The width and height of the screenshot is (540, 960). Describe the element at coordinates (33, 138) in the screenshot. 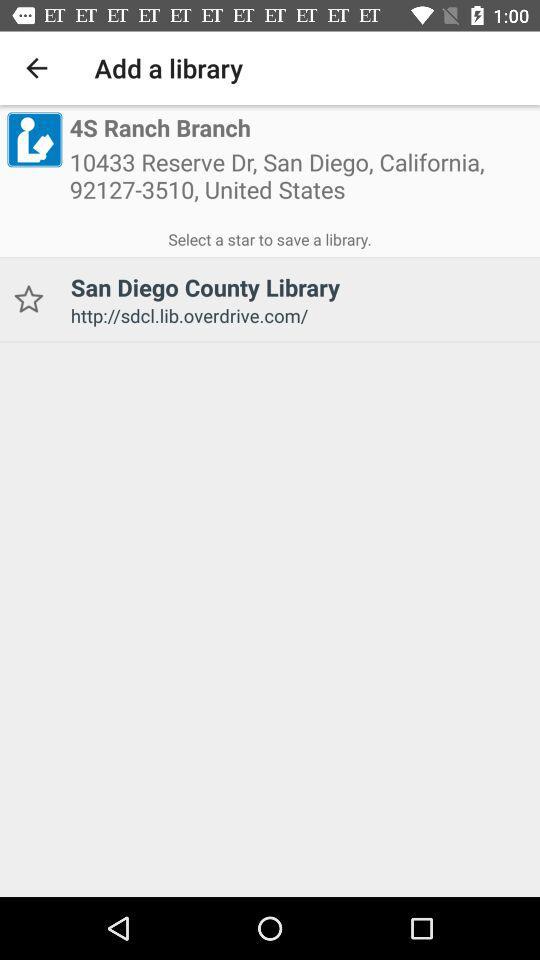

I see `icon to the left of the 4s ranch branch item` at that location.